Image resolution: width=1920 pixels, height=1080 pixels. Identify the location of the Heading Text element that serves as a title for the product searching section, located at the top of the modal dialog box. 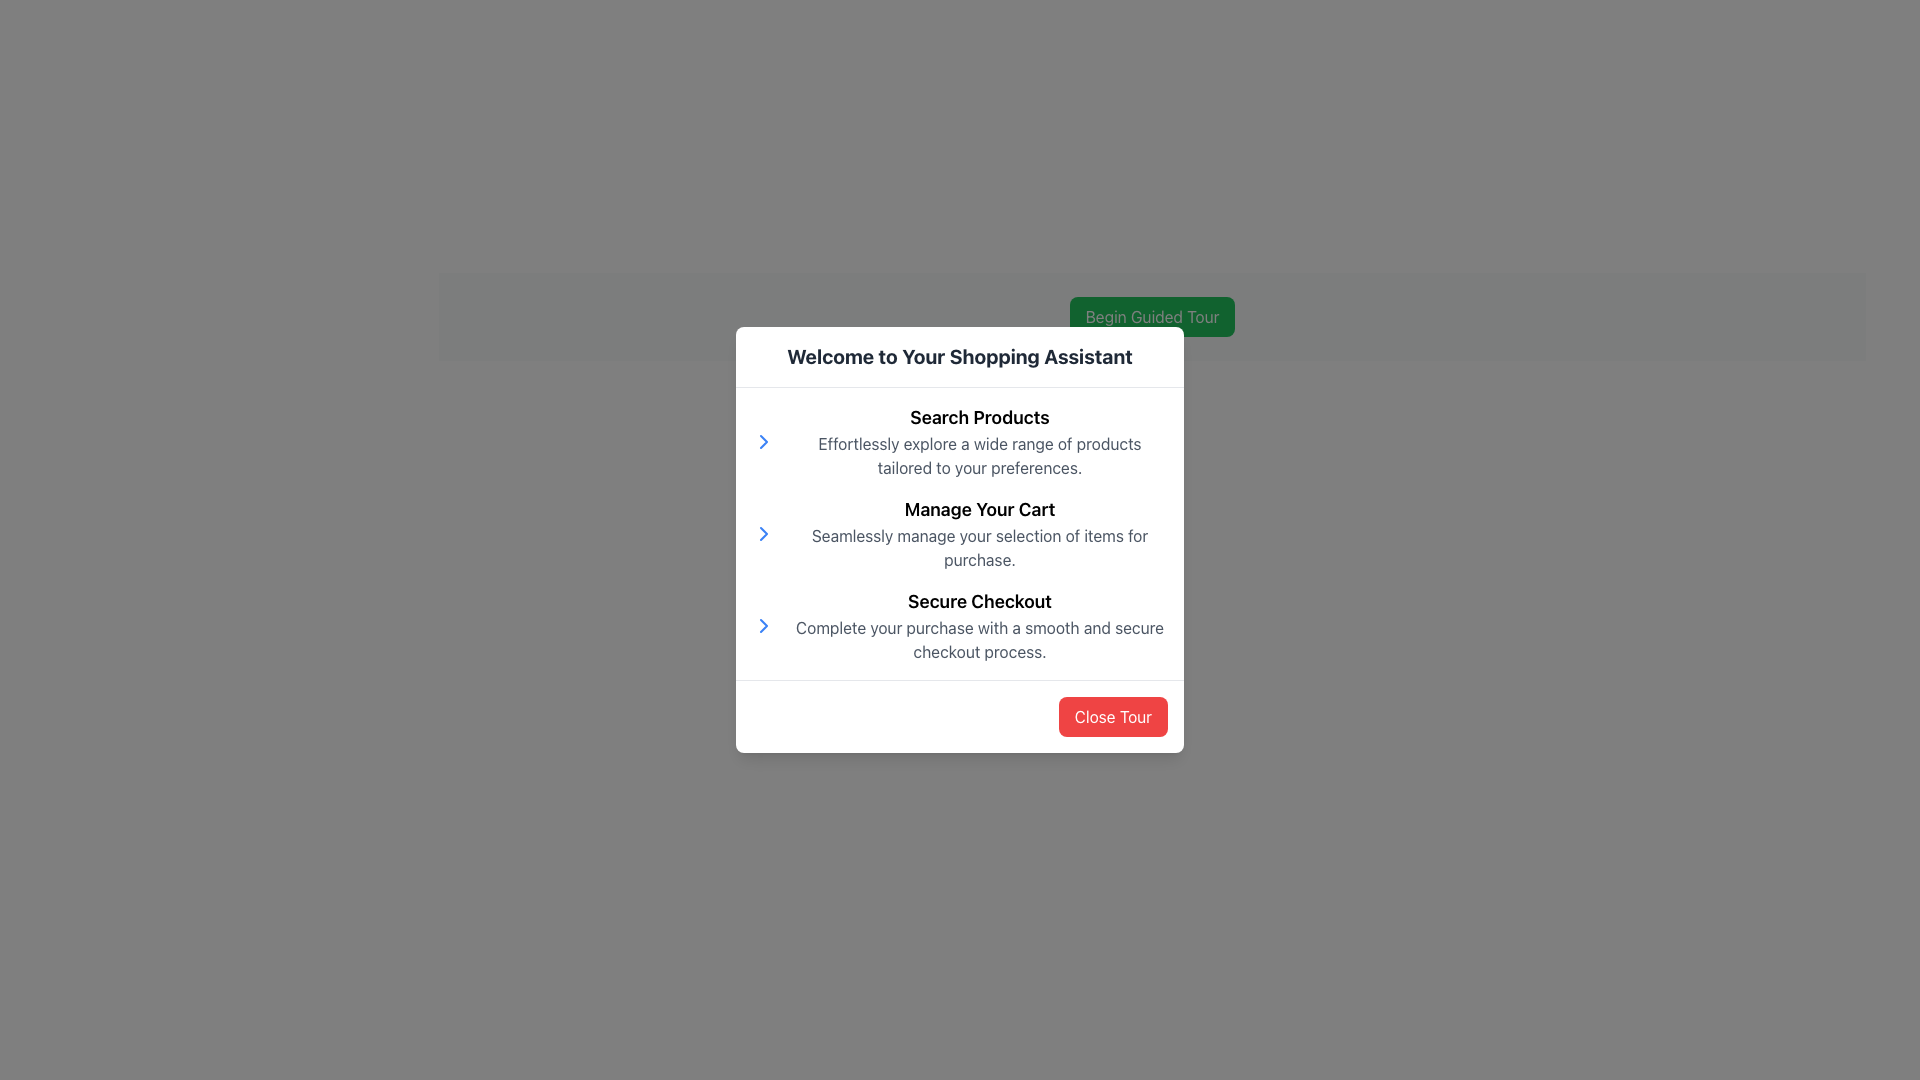
(979, 416).